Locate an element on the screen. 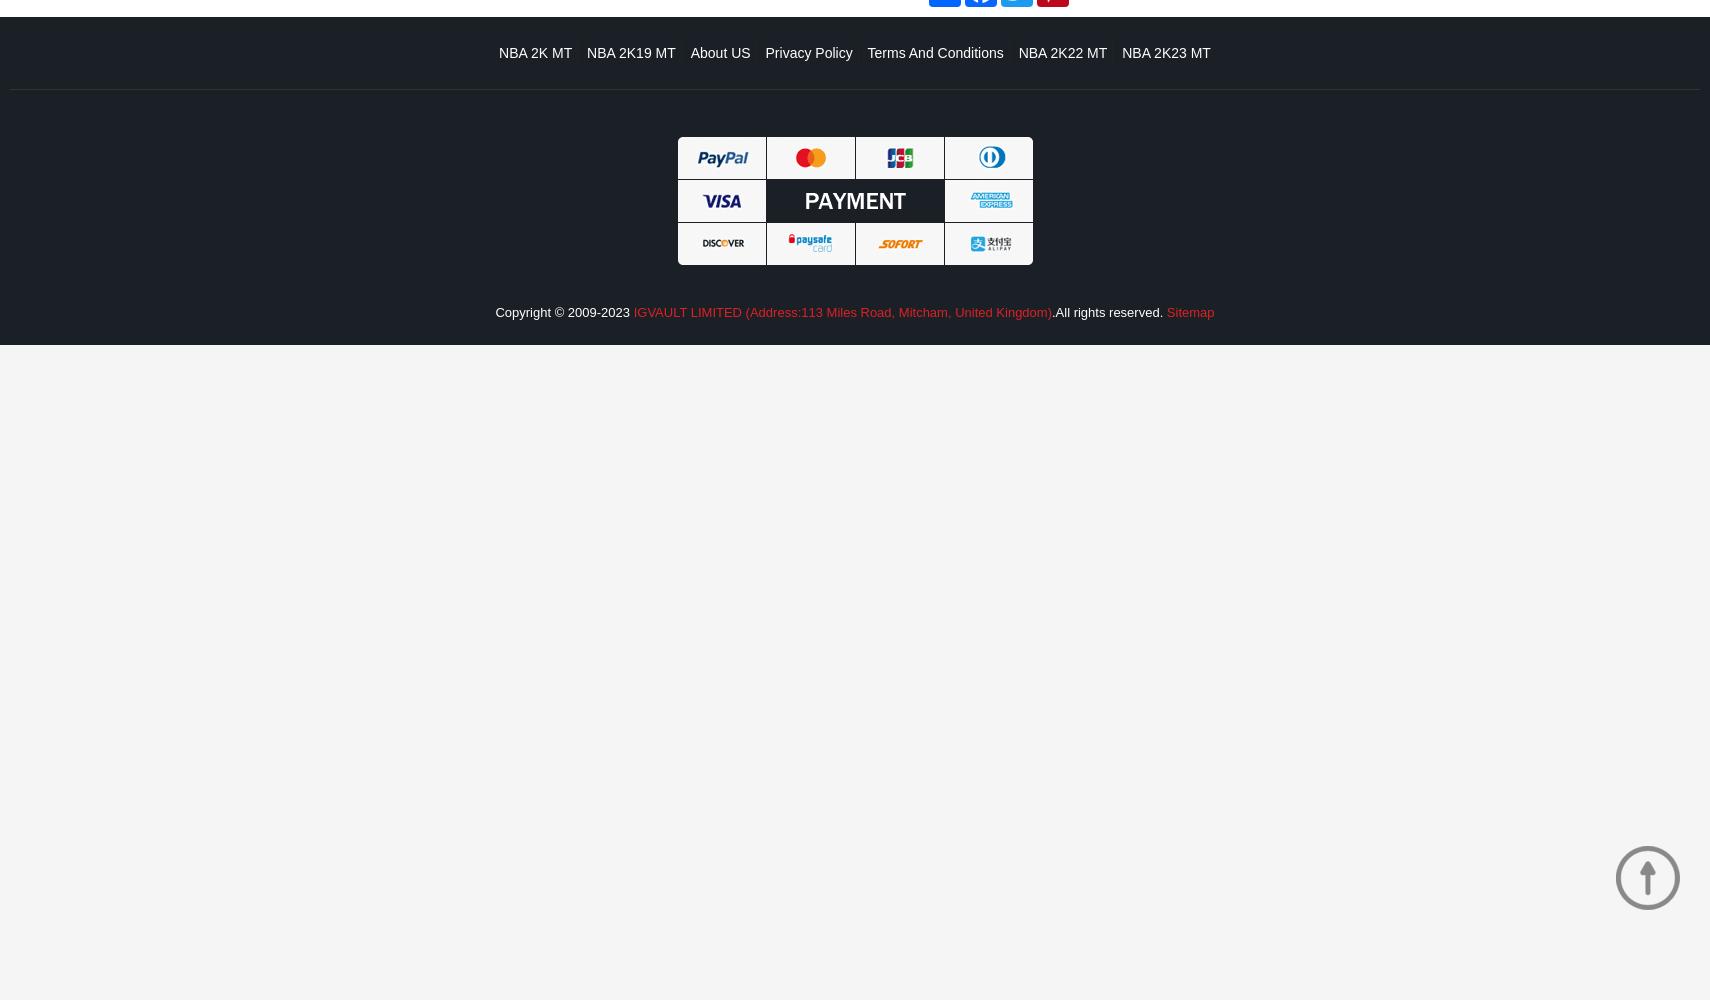  'NBA 2K22 MT' is located at coordinates (1061, 53).